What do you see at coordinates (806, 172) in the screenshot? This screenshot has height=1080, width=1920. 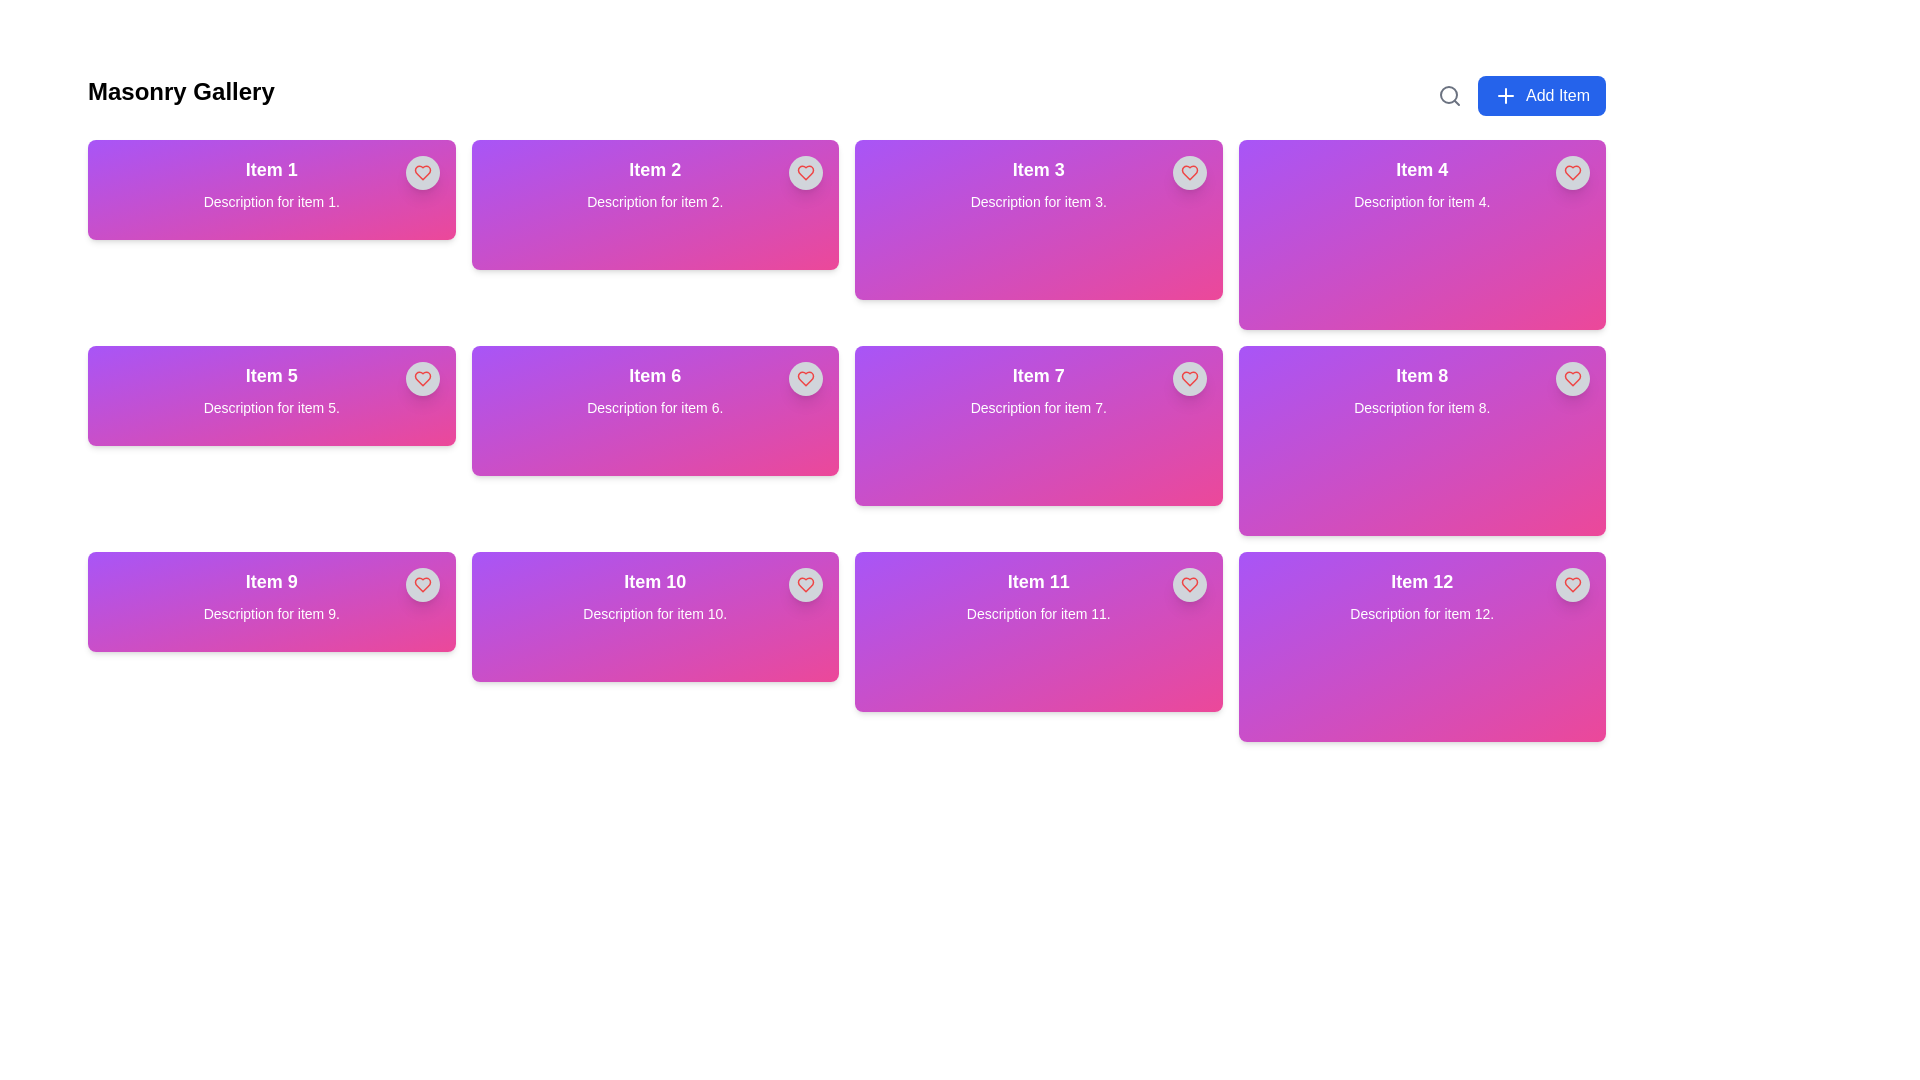 I see `the heart-shaped icon button located in the top-right corner of the 'Item 2' card` at bounding box center [806, 172].